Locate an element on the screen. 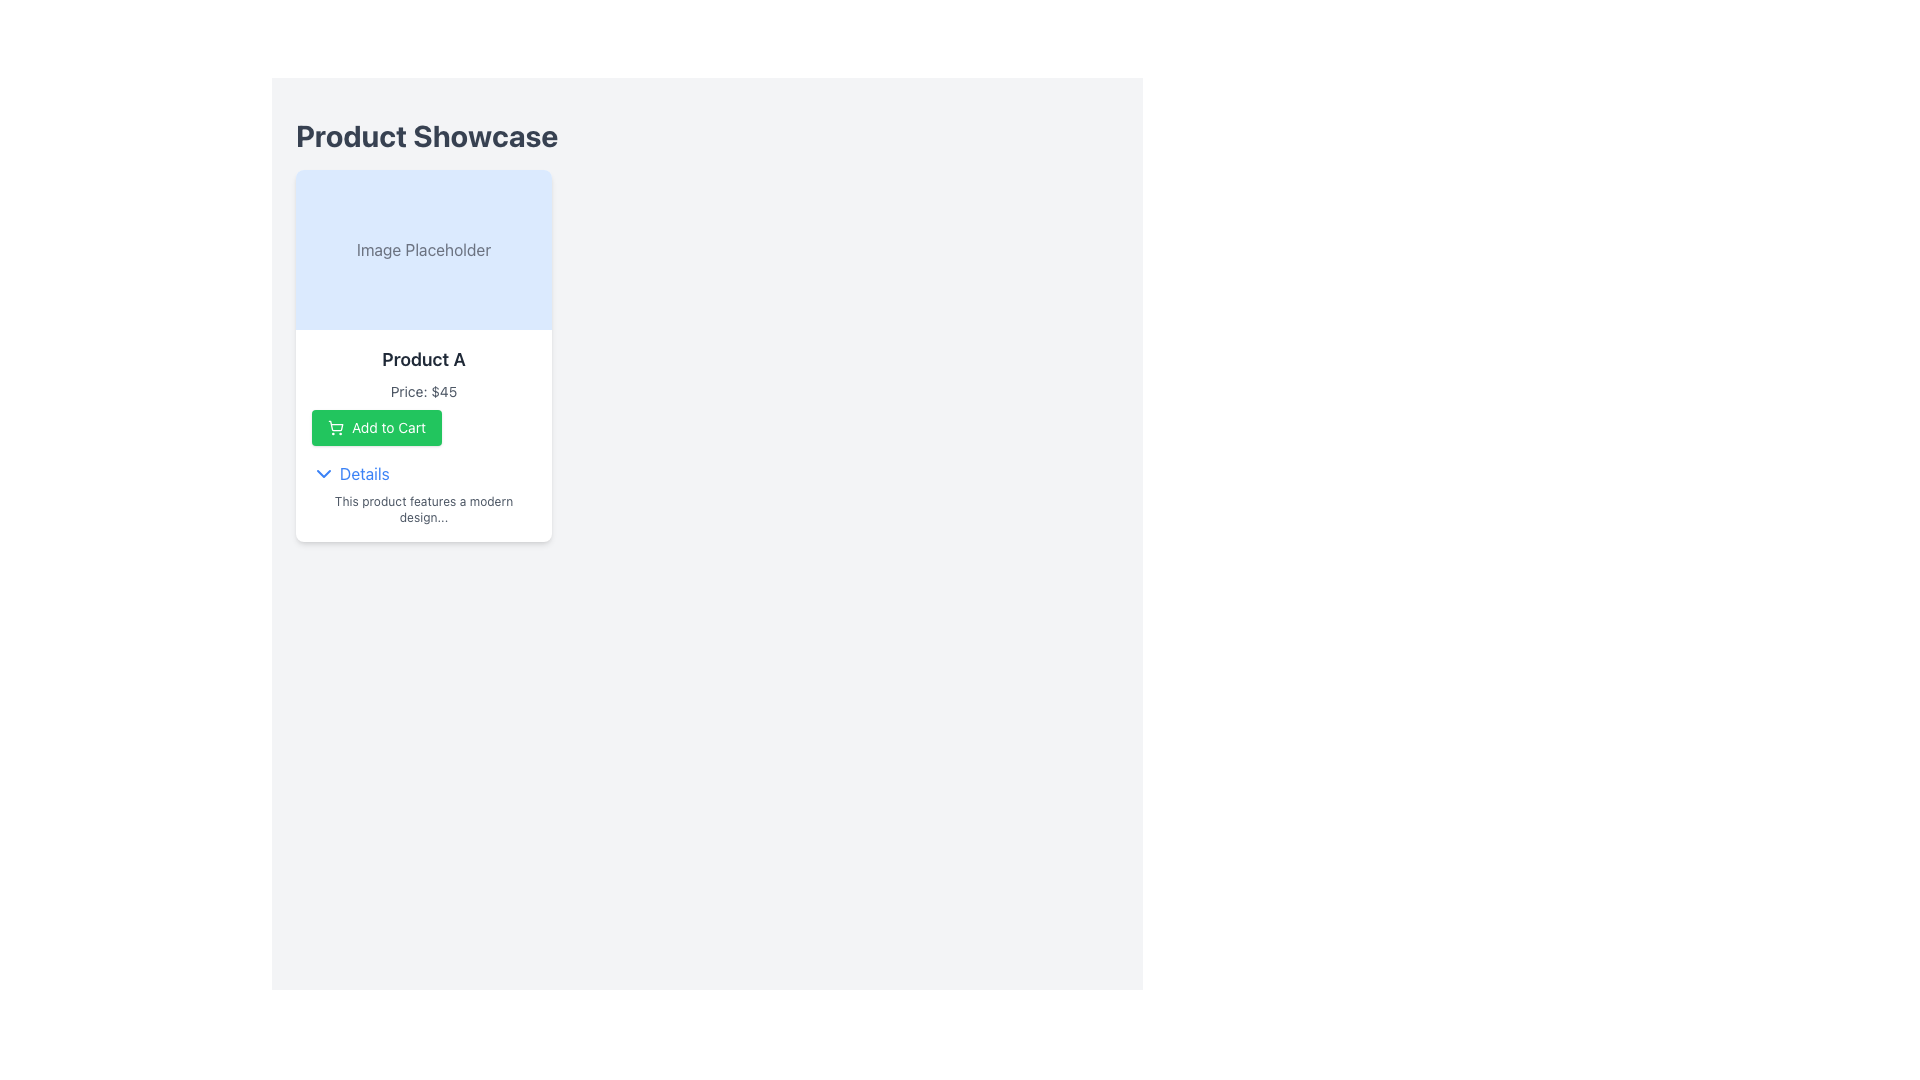  the Text label that serves as a placeholder for an image within the card layout, located centrally at the top of the card structure is located at coordinates (422, 249).